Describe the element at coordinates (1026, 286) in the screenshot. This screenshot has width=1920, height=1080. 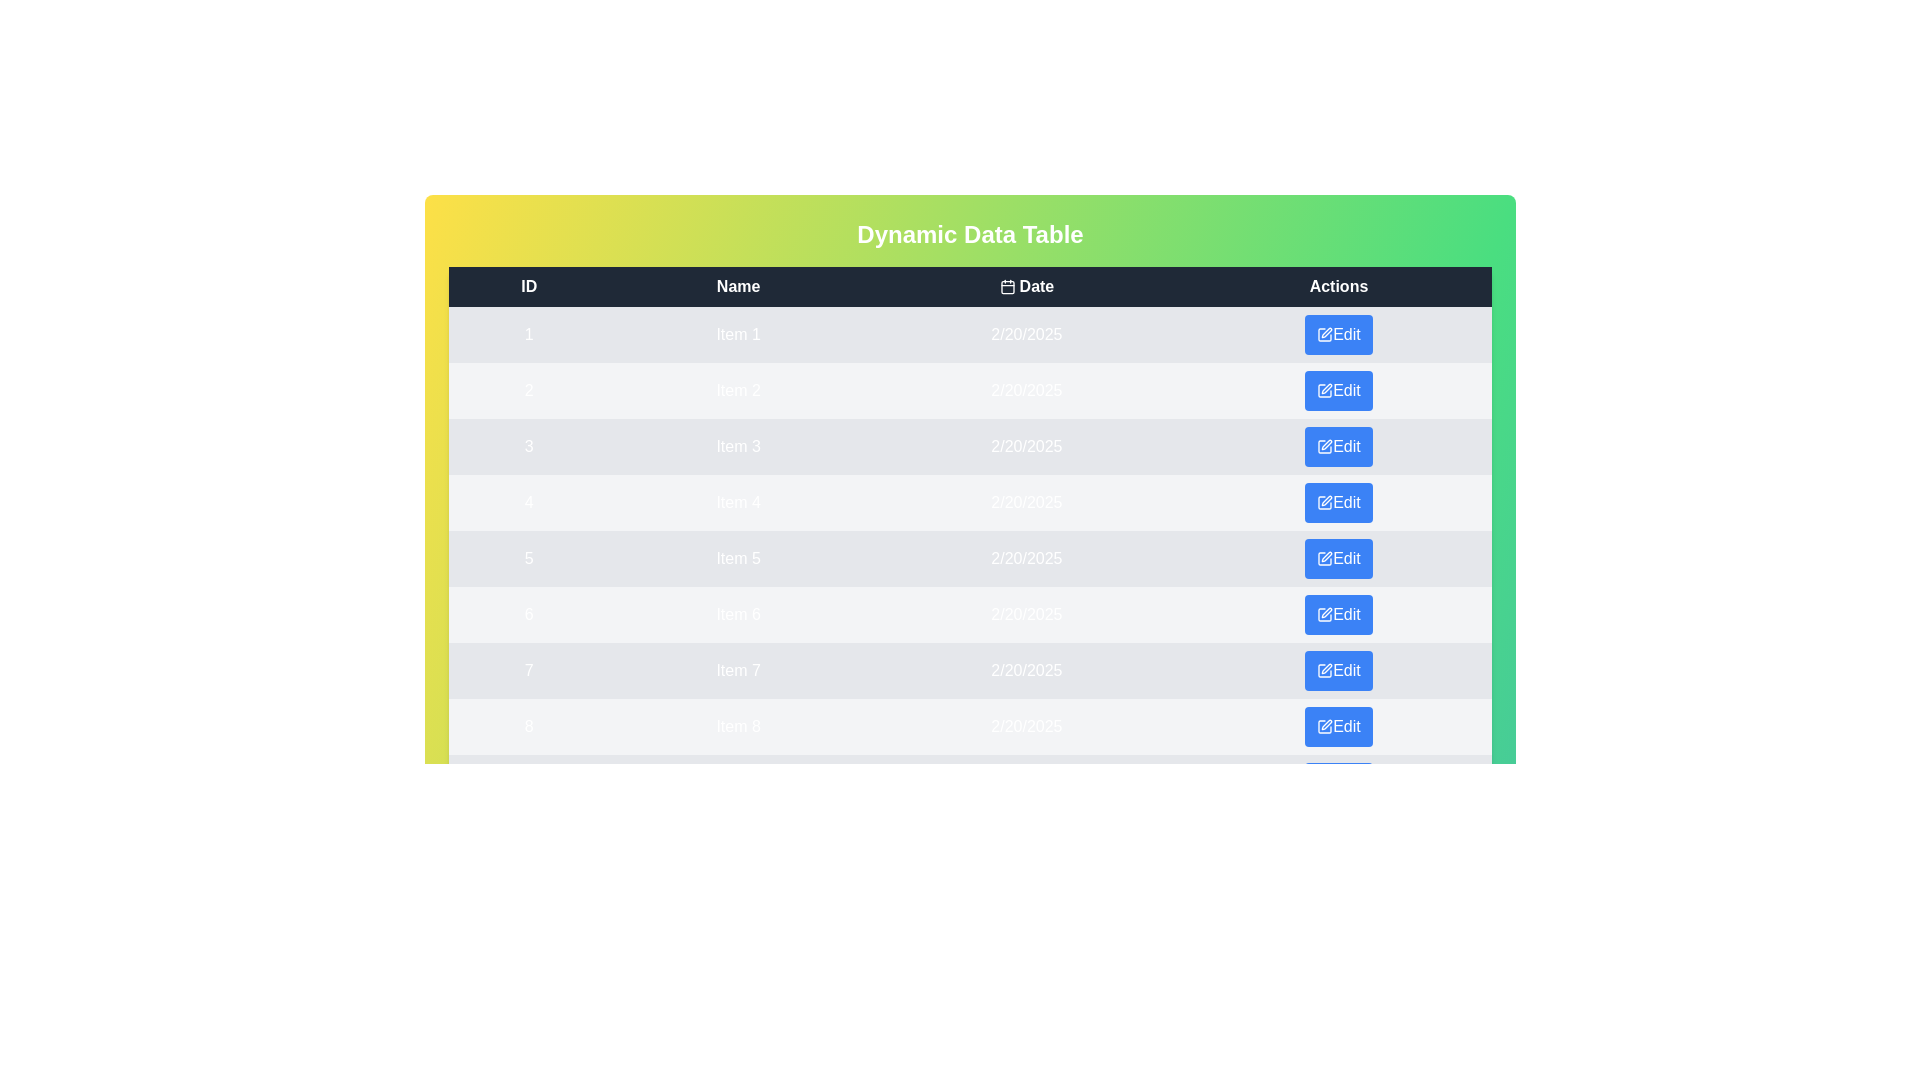
I see `the header to sort the column by Date` at that location.